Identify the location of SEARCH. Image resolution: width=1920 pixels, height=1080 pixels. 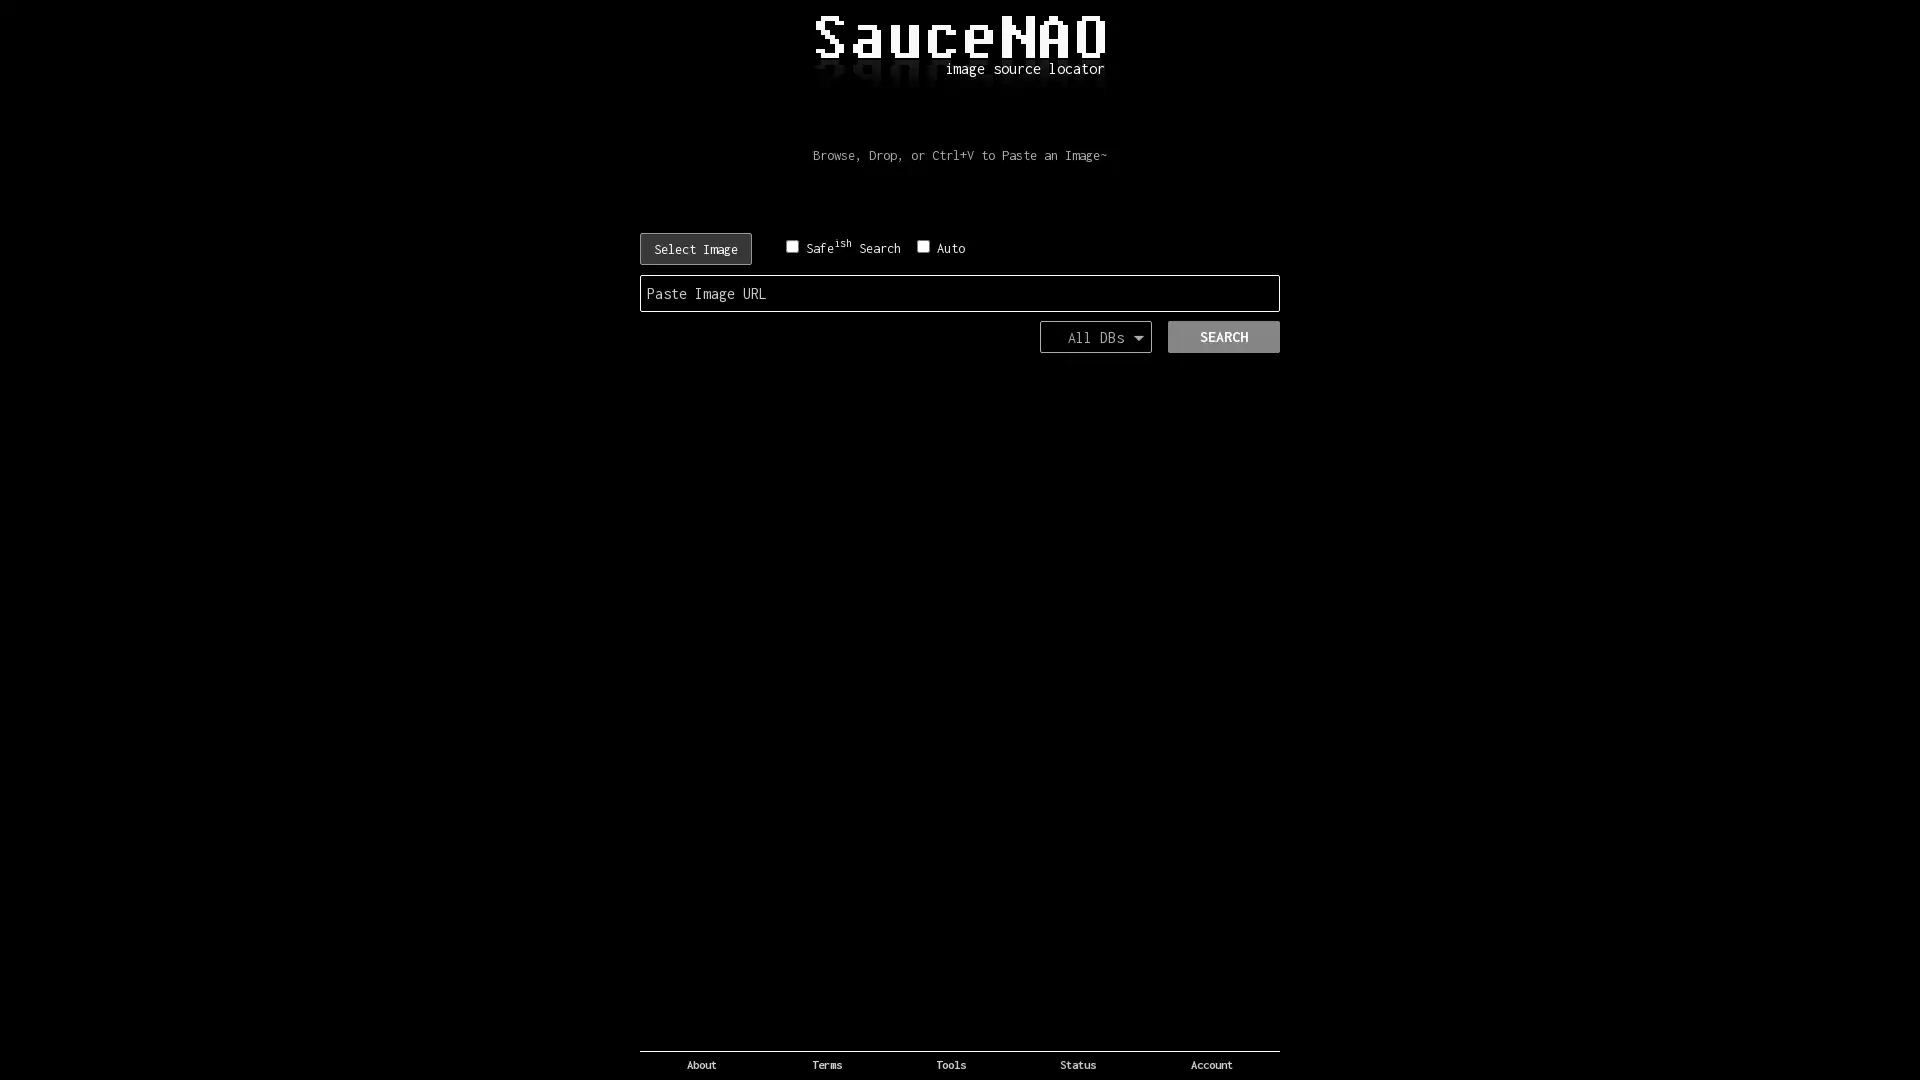
(1223, 335).